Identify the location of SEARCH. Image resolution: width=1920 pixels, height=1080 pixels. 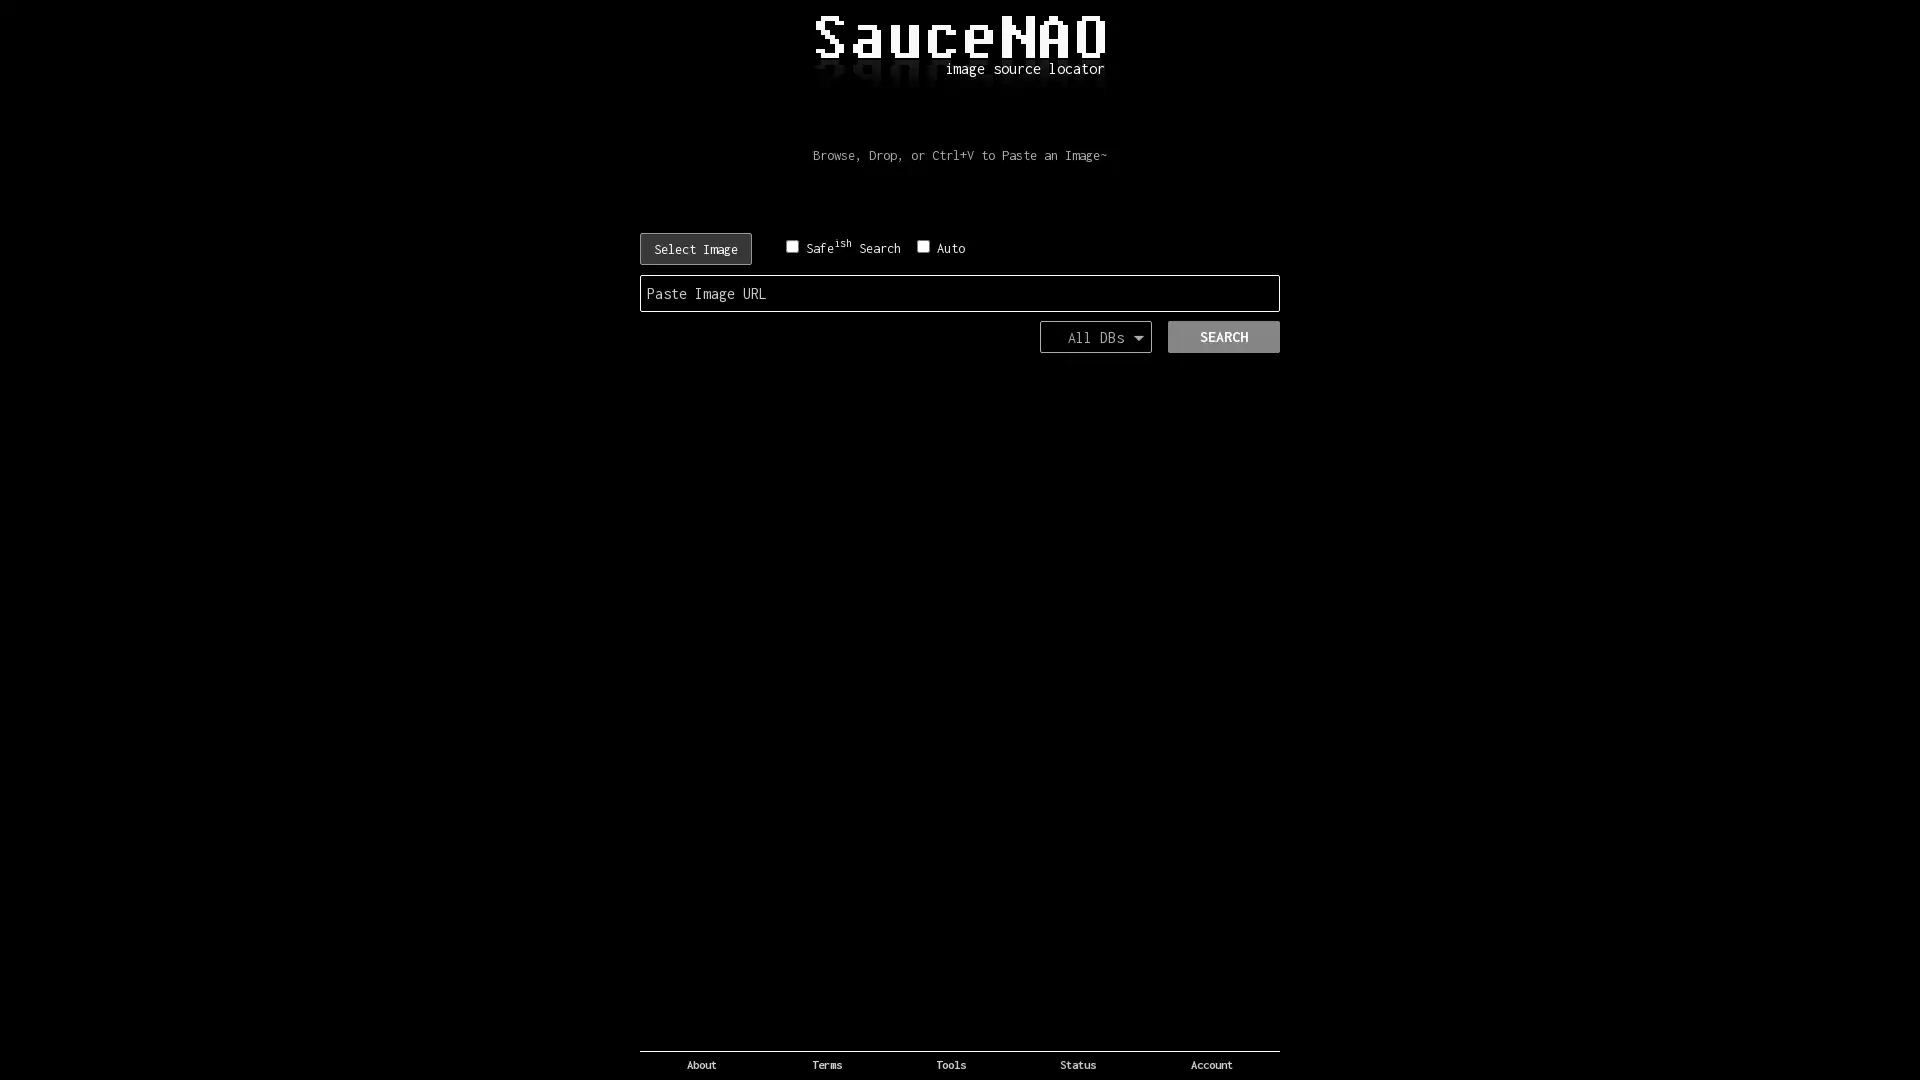
(1223, 335).